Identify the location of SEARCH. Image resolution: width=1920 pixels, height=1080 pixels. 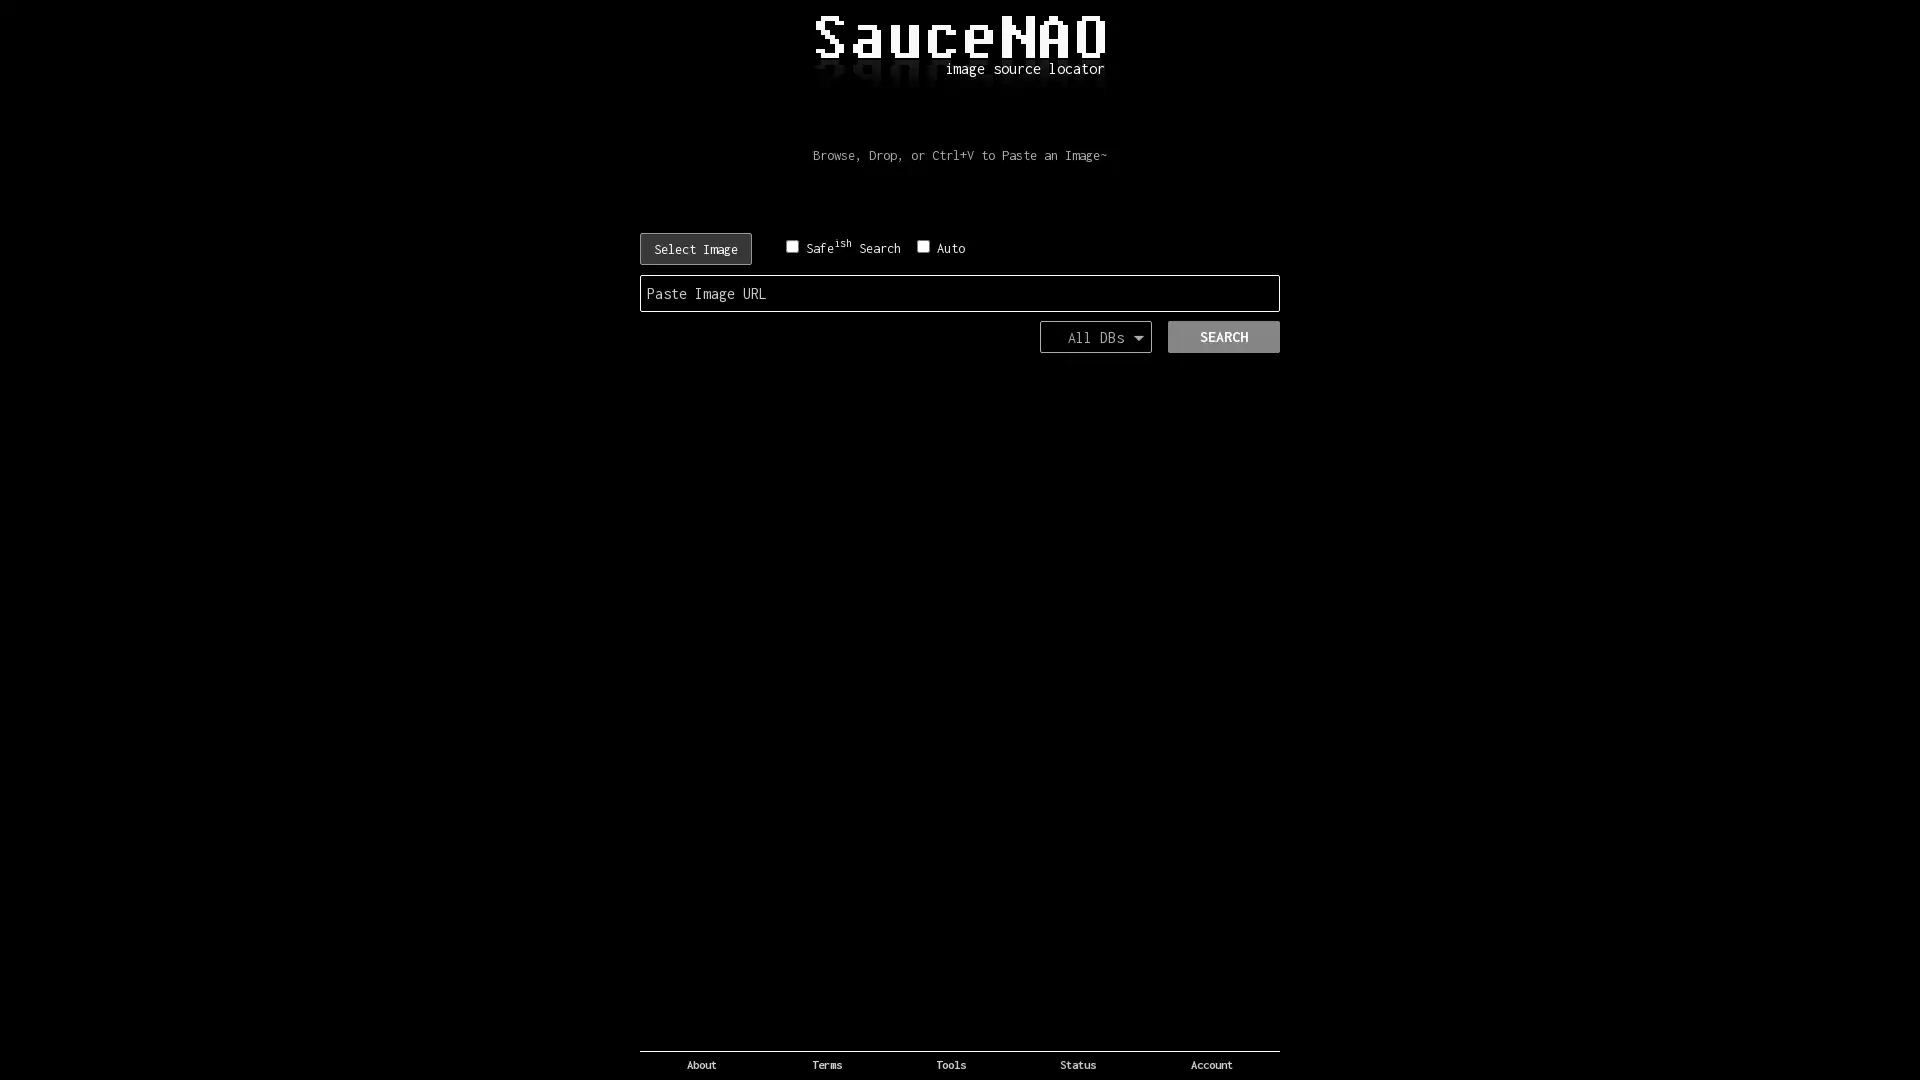
(1223, 335).